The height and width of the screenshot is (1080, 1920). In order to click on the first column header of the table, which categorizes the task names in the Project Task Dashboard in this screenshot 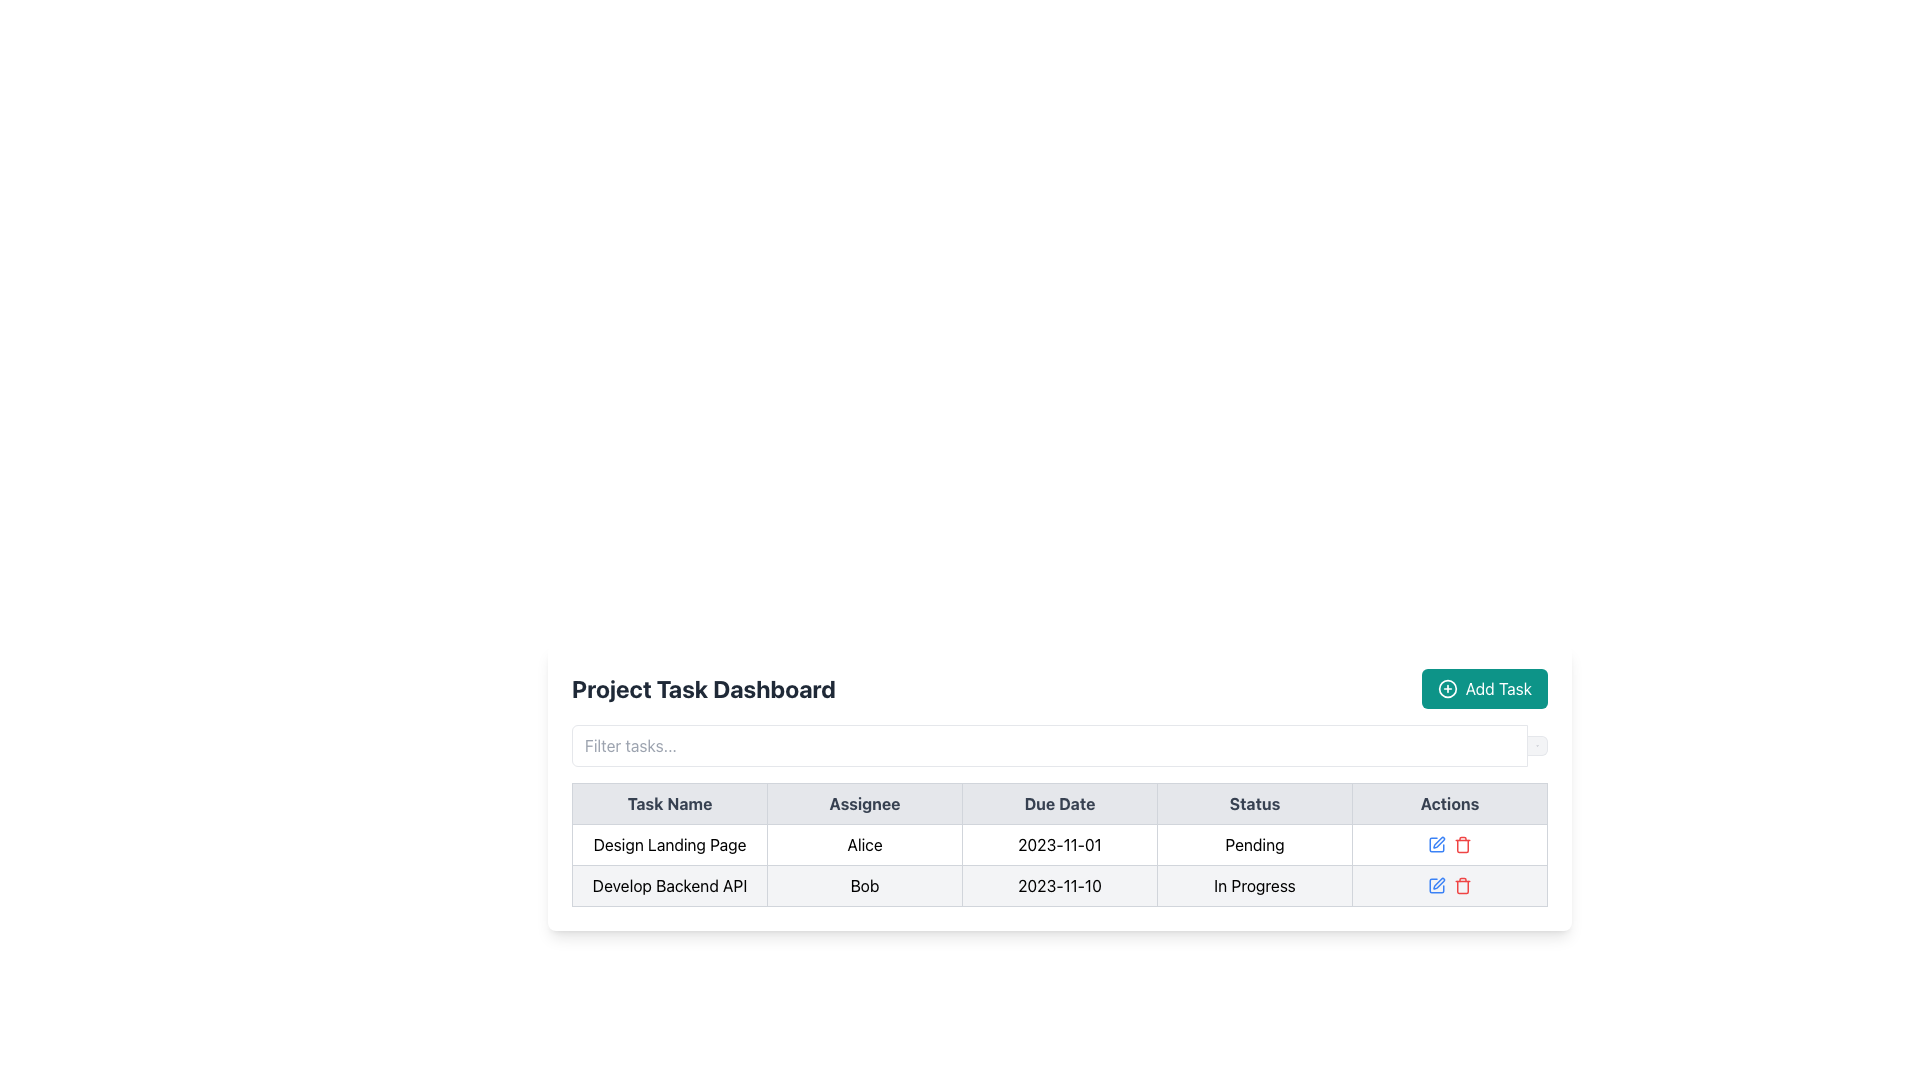, I will do `click(670, 802)`.